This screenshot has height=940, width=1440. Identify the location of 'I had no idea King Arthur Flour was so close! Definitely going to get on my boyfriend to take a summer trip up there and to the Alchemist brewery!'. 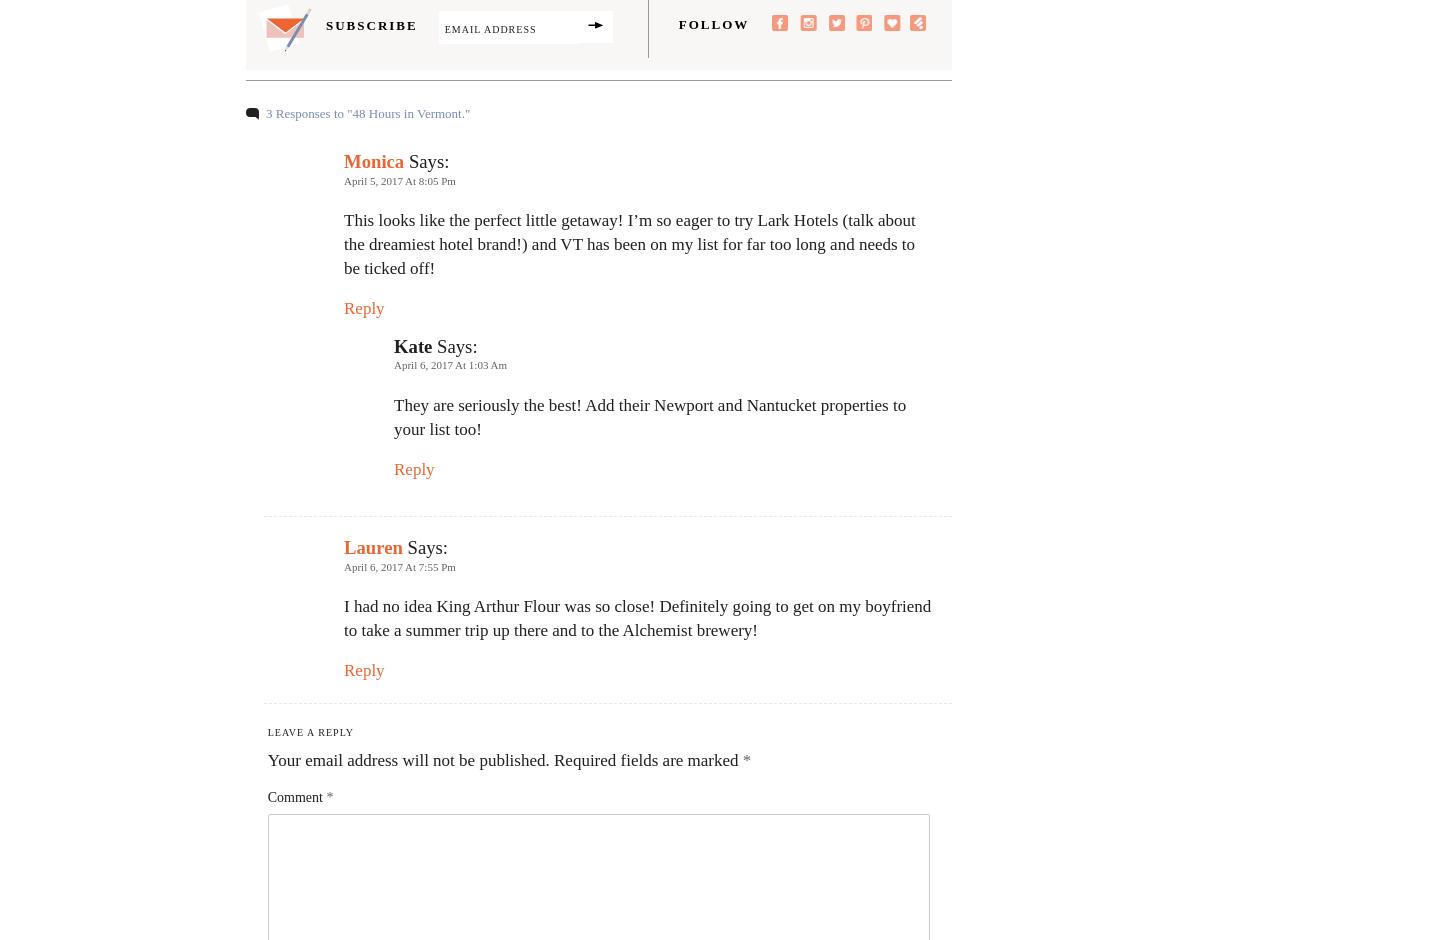
(636, 617).